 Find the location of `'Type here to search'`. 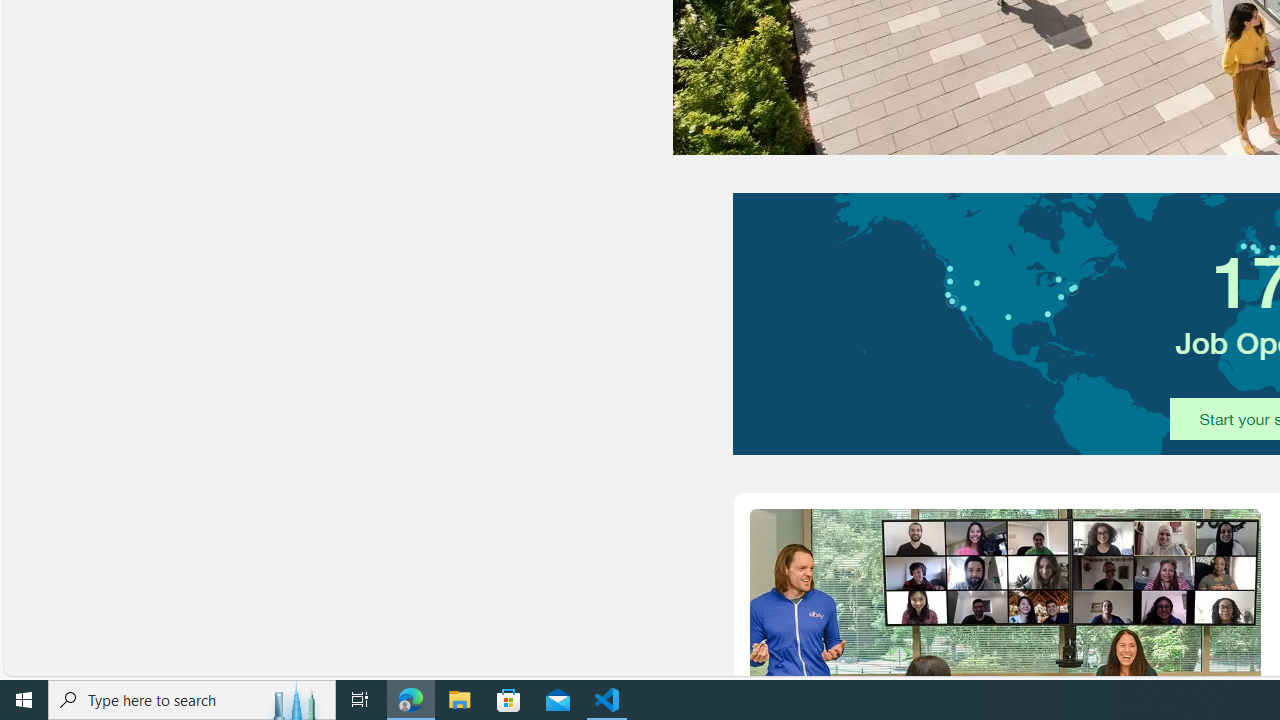

'Type here to search' is located at coordinates (192, 698).